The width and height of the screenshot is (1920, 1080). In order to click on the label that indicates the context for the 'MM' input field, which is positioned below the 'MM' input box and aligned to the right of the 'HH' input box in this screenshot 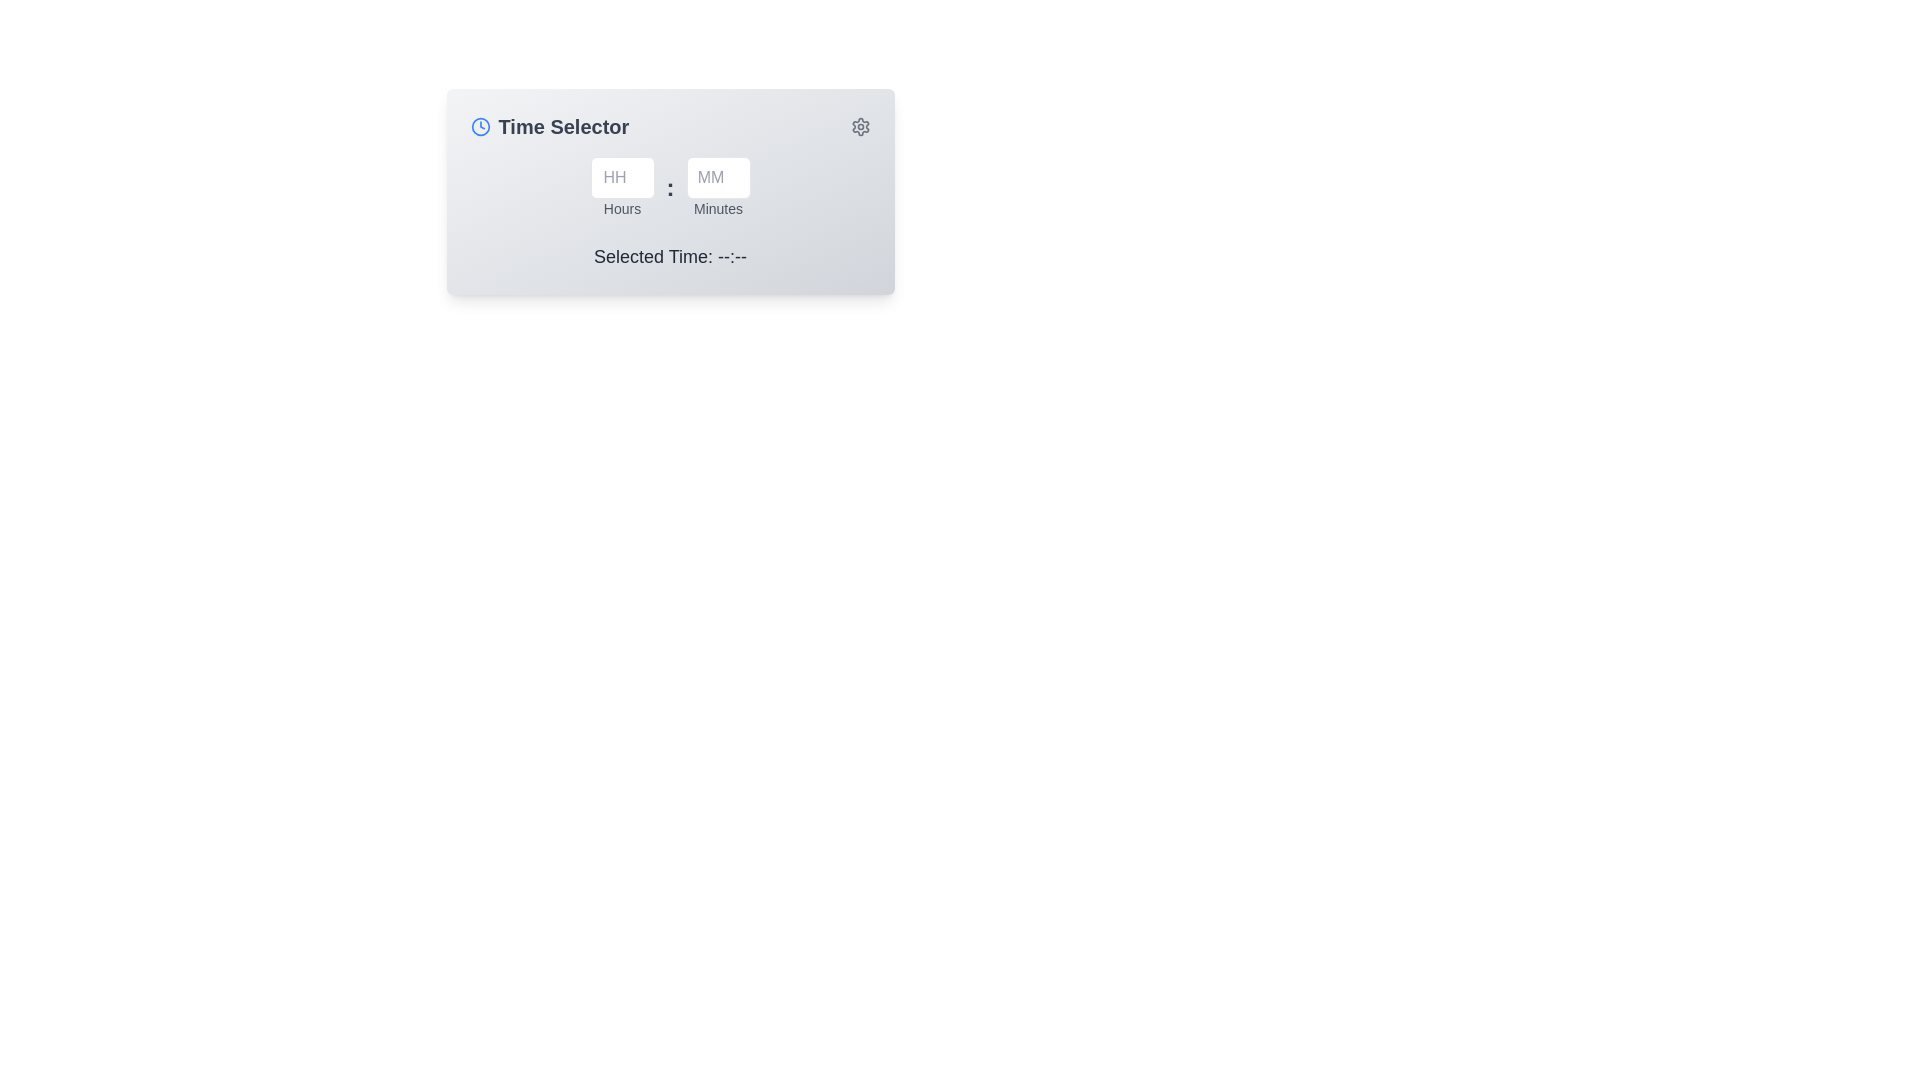, I will do `click(718, 208)`.